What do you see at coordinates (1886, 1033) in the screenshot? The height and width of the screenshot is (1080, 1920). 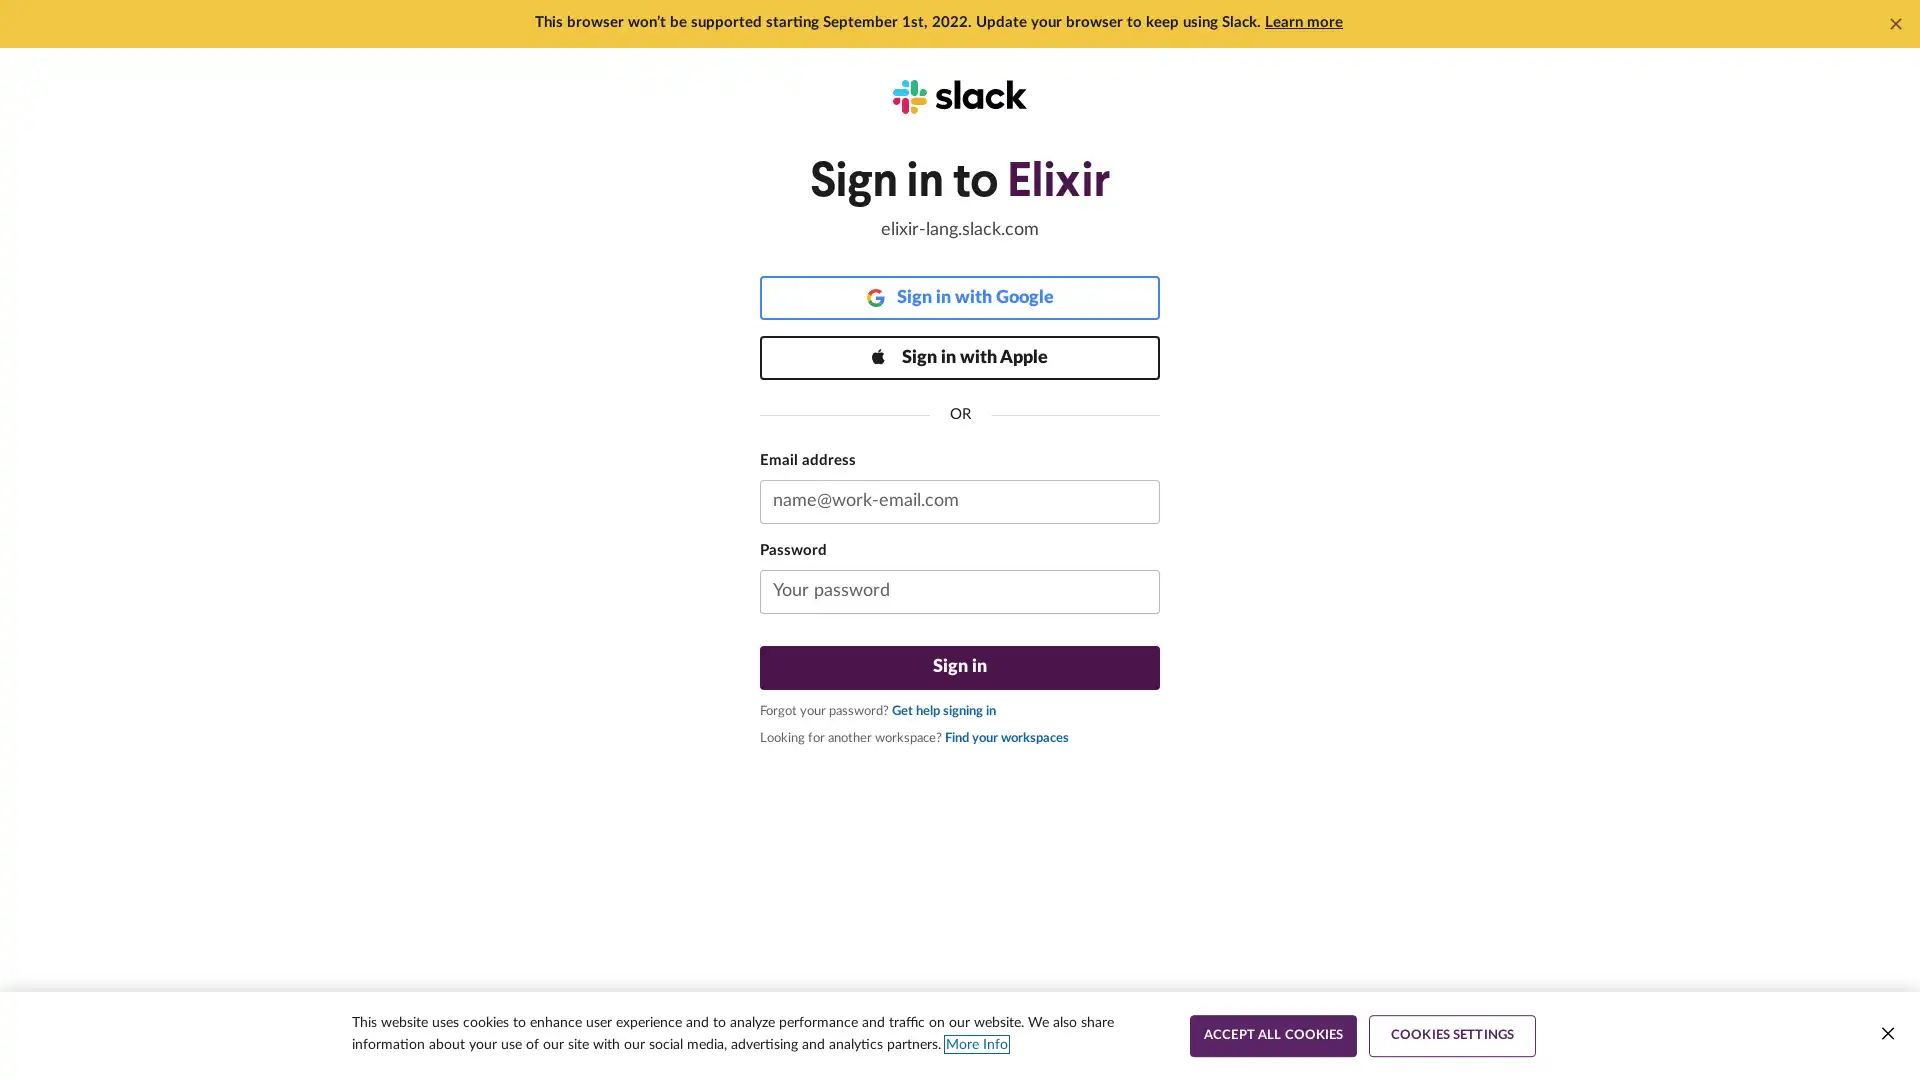 I see `Close` at bounding box center [1886, 1033].